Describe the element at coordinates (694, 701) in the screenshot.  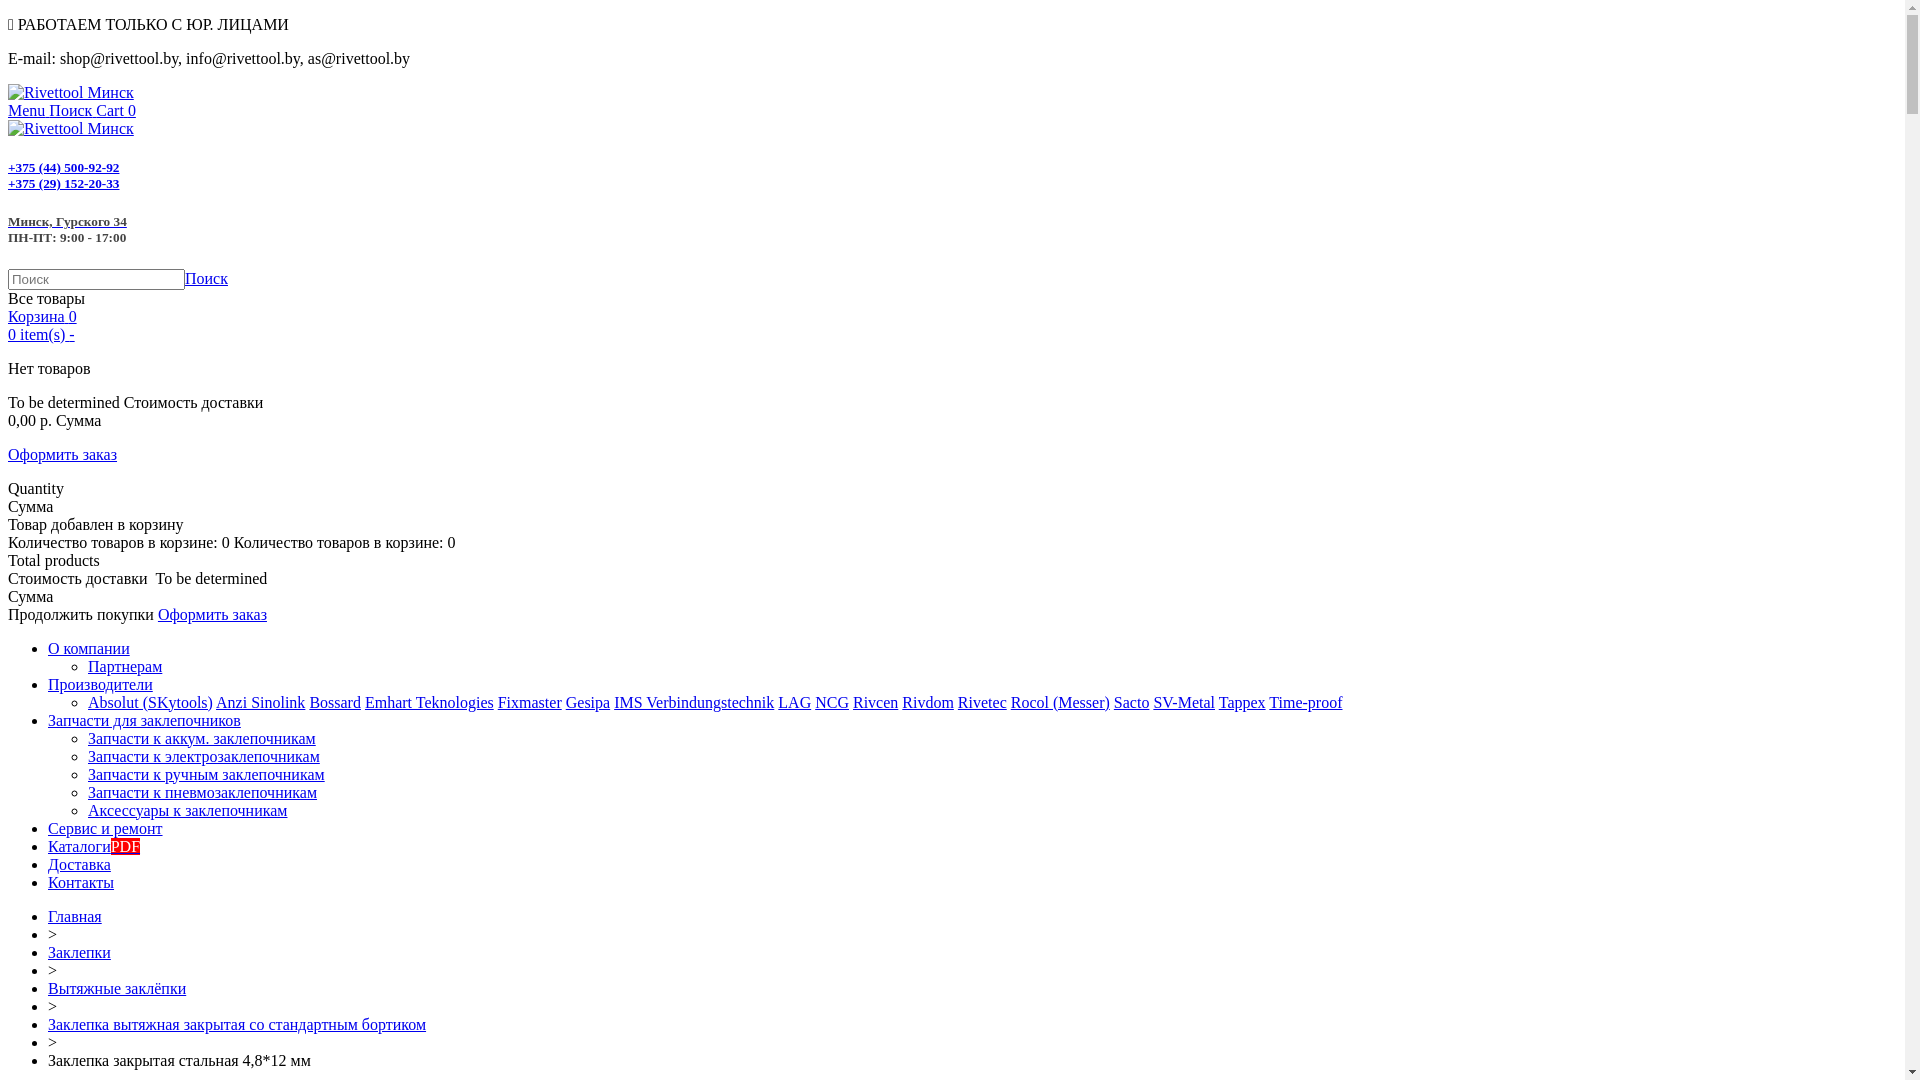
I see `'IMS Verbindungstechnik'` at that location.